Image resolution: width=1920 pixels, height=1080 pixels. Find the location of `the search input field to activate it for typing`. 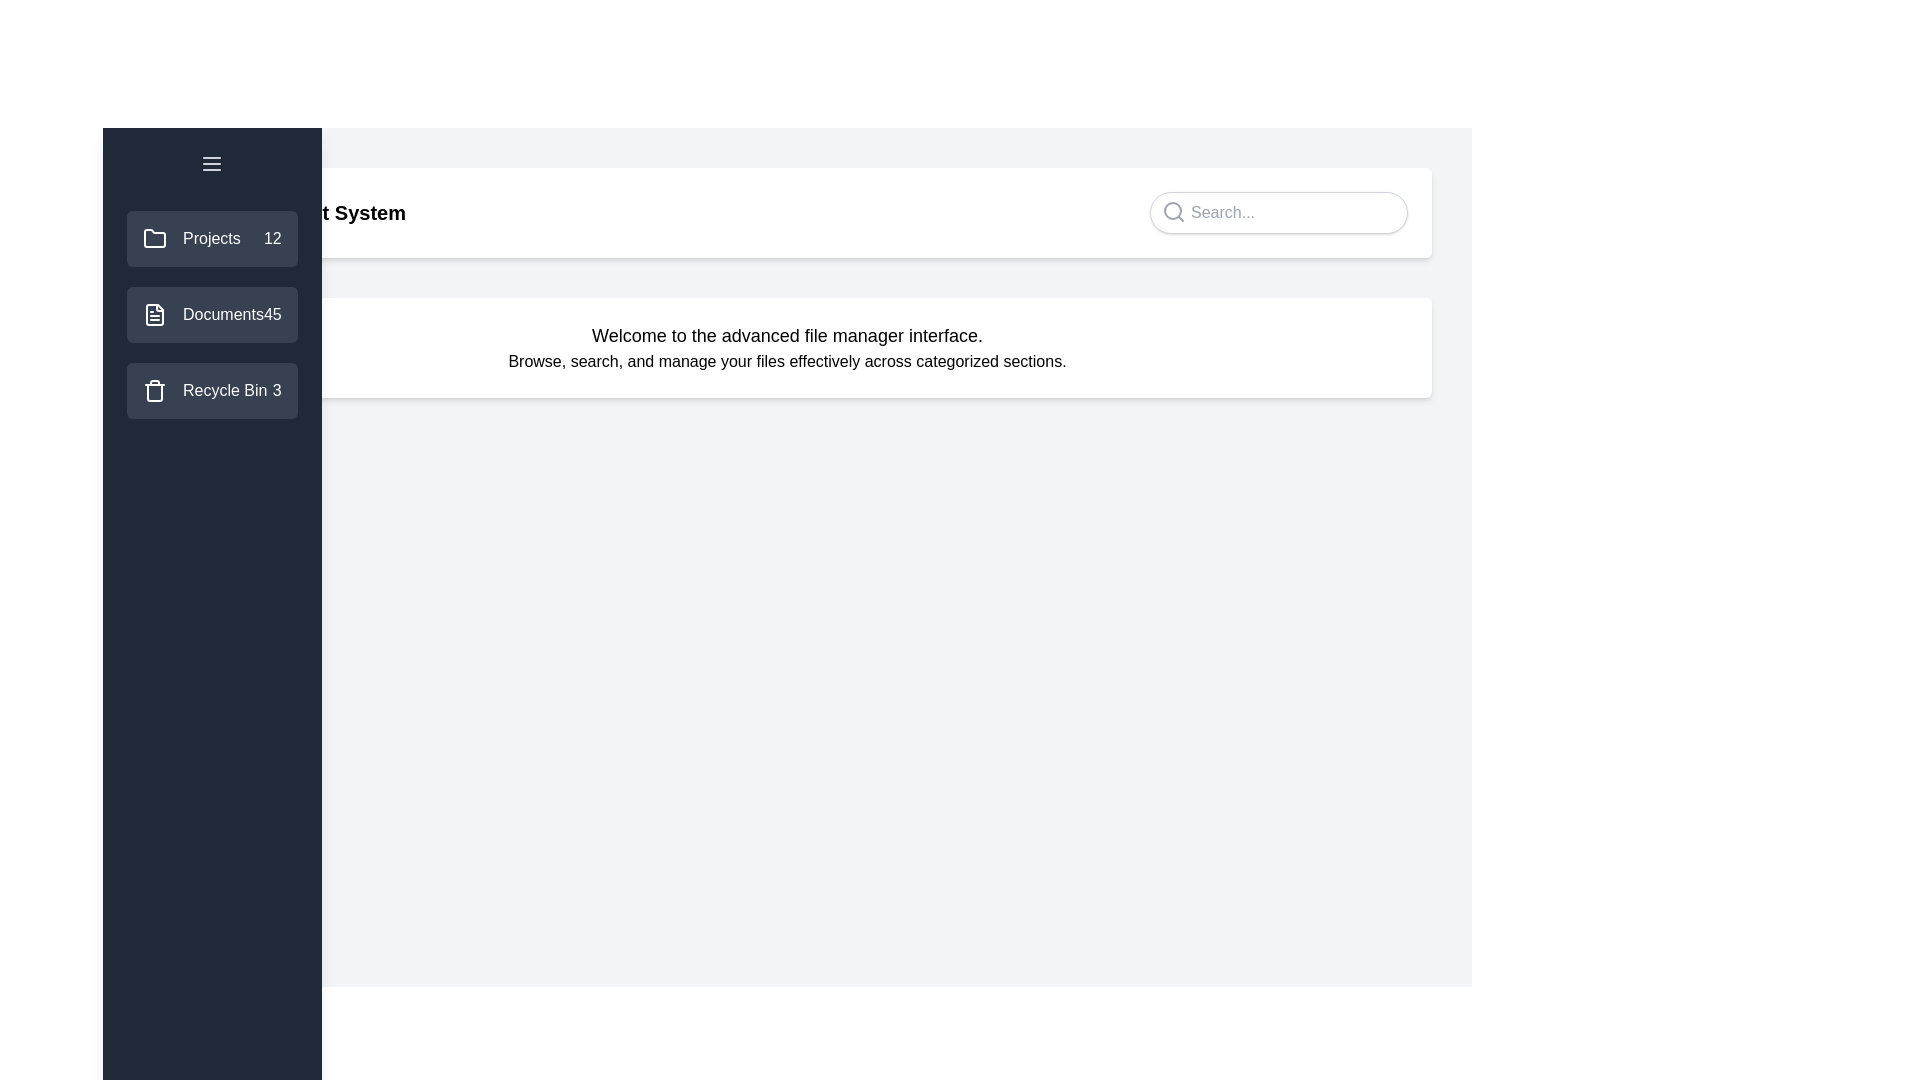

the search input field to activate it for typing is located at coordinates (1277, 212).